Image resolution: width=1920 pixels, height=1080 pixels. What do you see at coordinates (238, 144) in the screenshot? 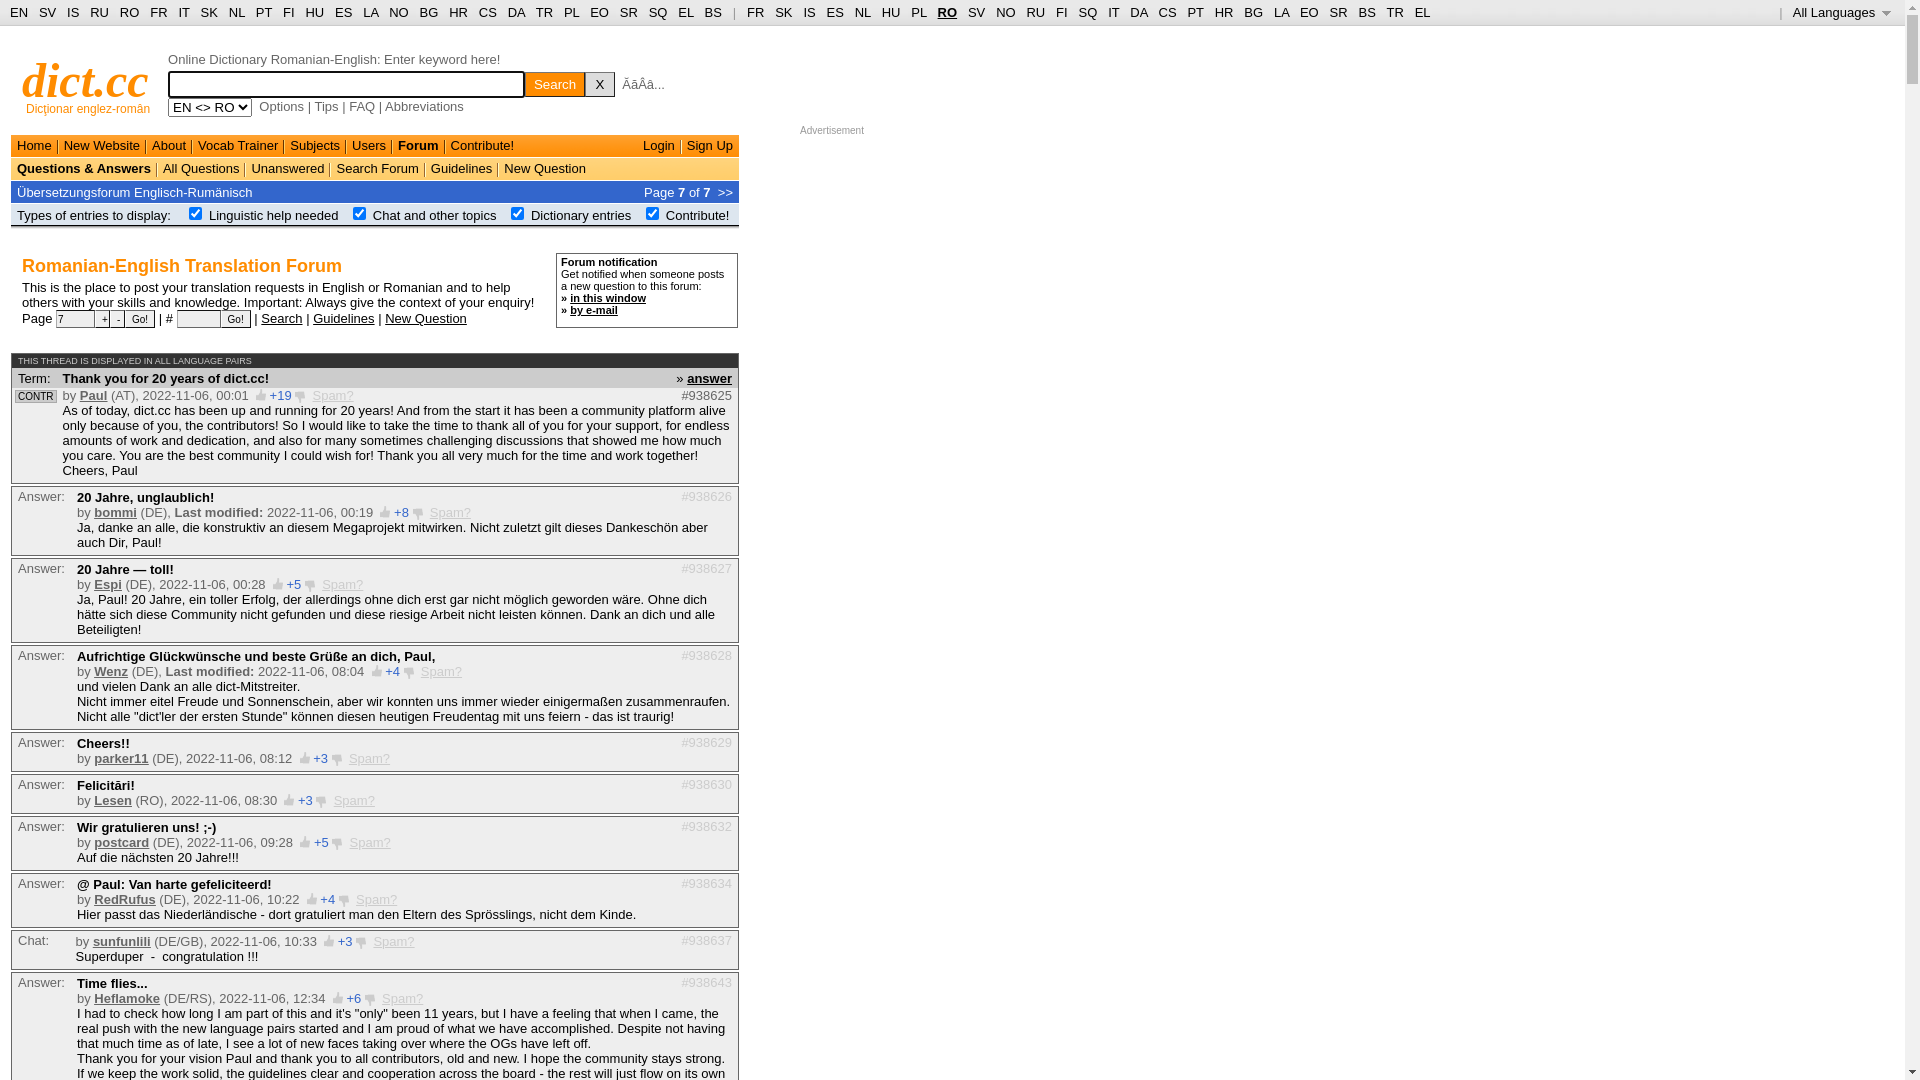
I see `'Vocab Trainer'` at bounding box center [238, 144].